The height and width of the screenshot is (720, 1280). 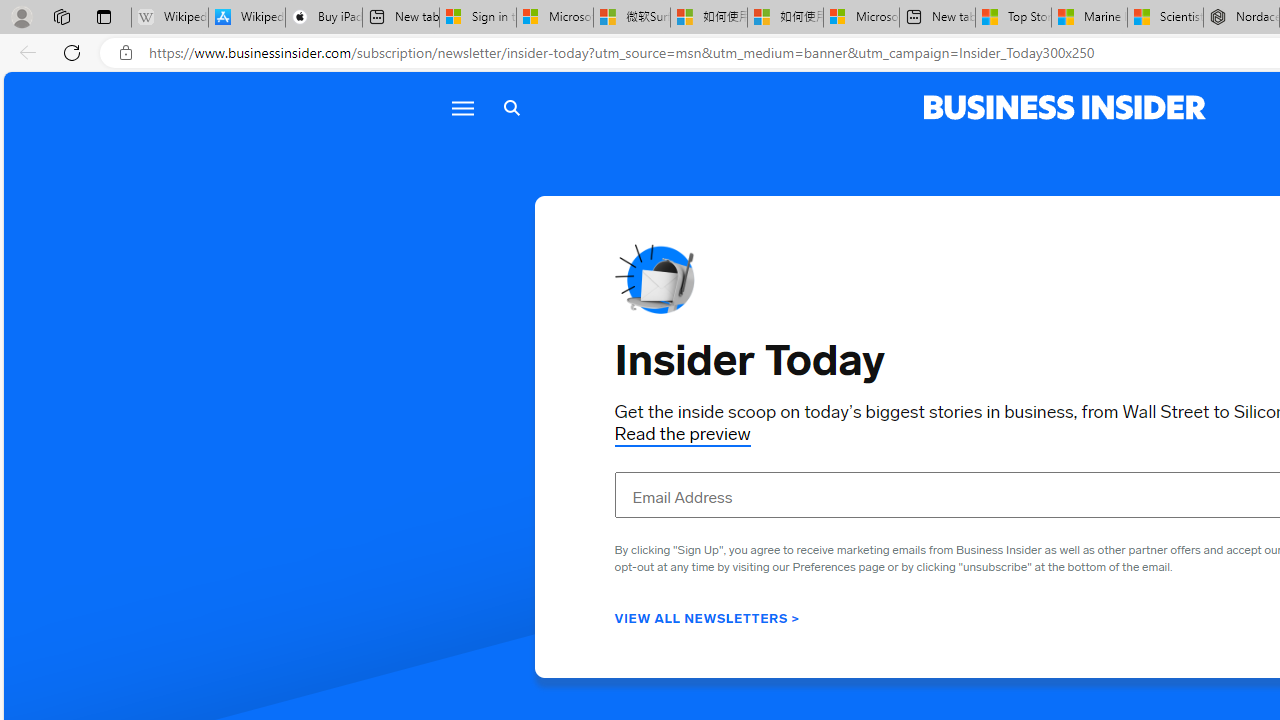 I want to click on 'Business Insider logo', so click(x=1063, y=107).